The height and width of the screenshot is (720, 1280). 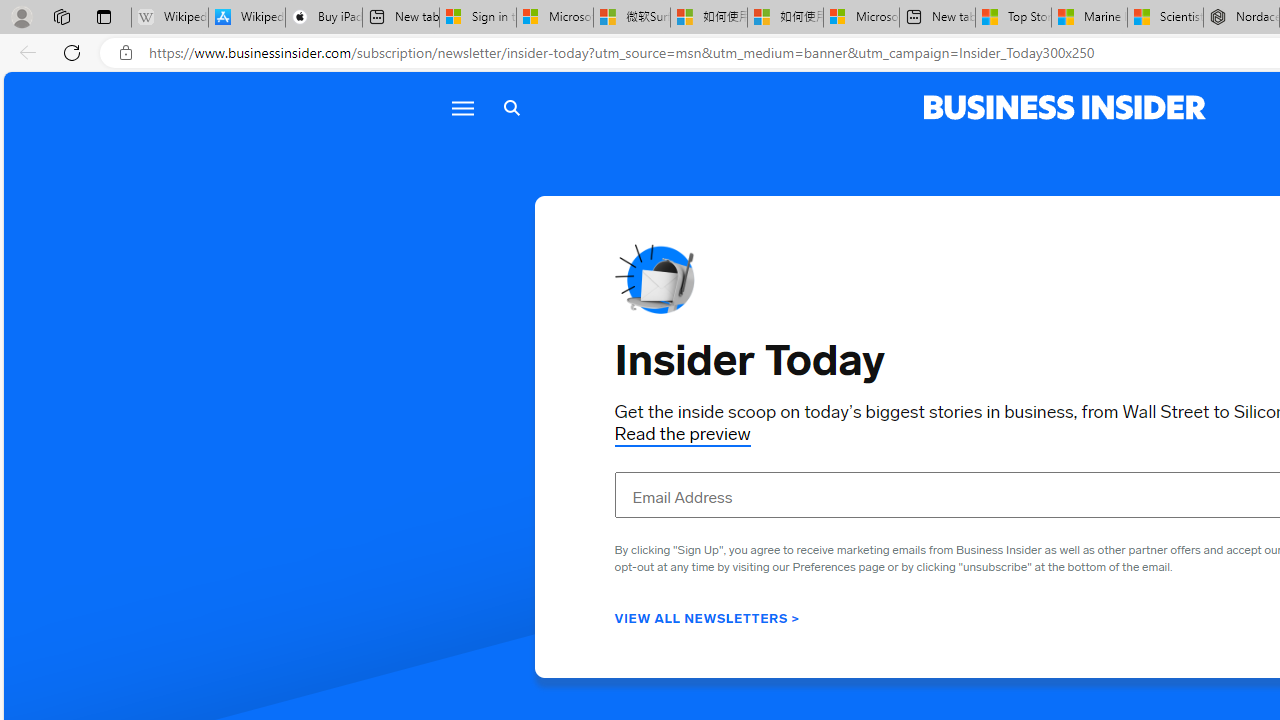 I want to click on 'Business Insider logo', so click(x=1063, y=107).